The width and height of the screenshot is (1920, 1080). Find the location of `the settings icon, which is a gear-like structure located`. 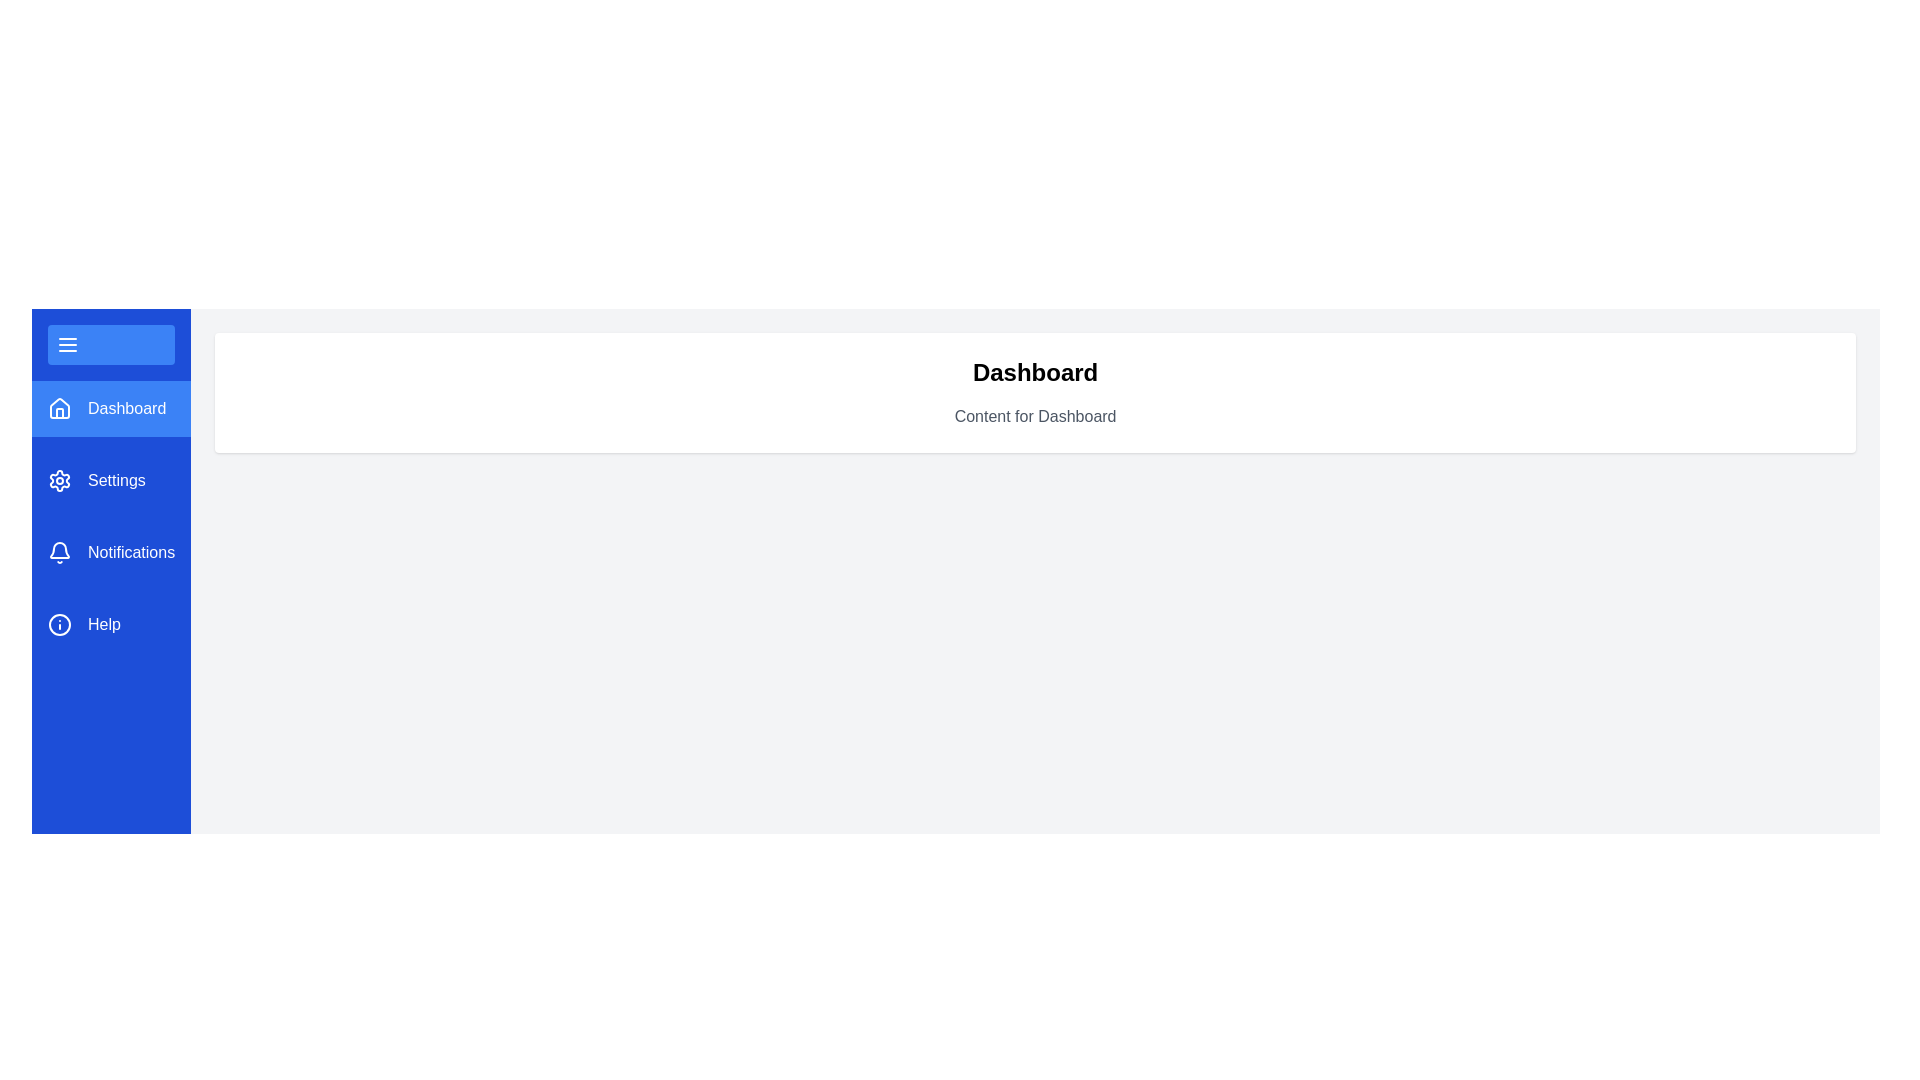

the settings icon, which is a gear-like structure located is located at coordinates (59, 481).